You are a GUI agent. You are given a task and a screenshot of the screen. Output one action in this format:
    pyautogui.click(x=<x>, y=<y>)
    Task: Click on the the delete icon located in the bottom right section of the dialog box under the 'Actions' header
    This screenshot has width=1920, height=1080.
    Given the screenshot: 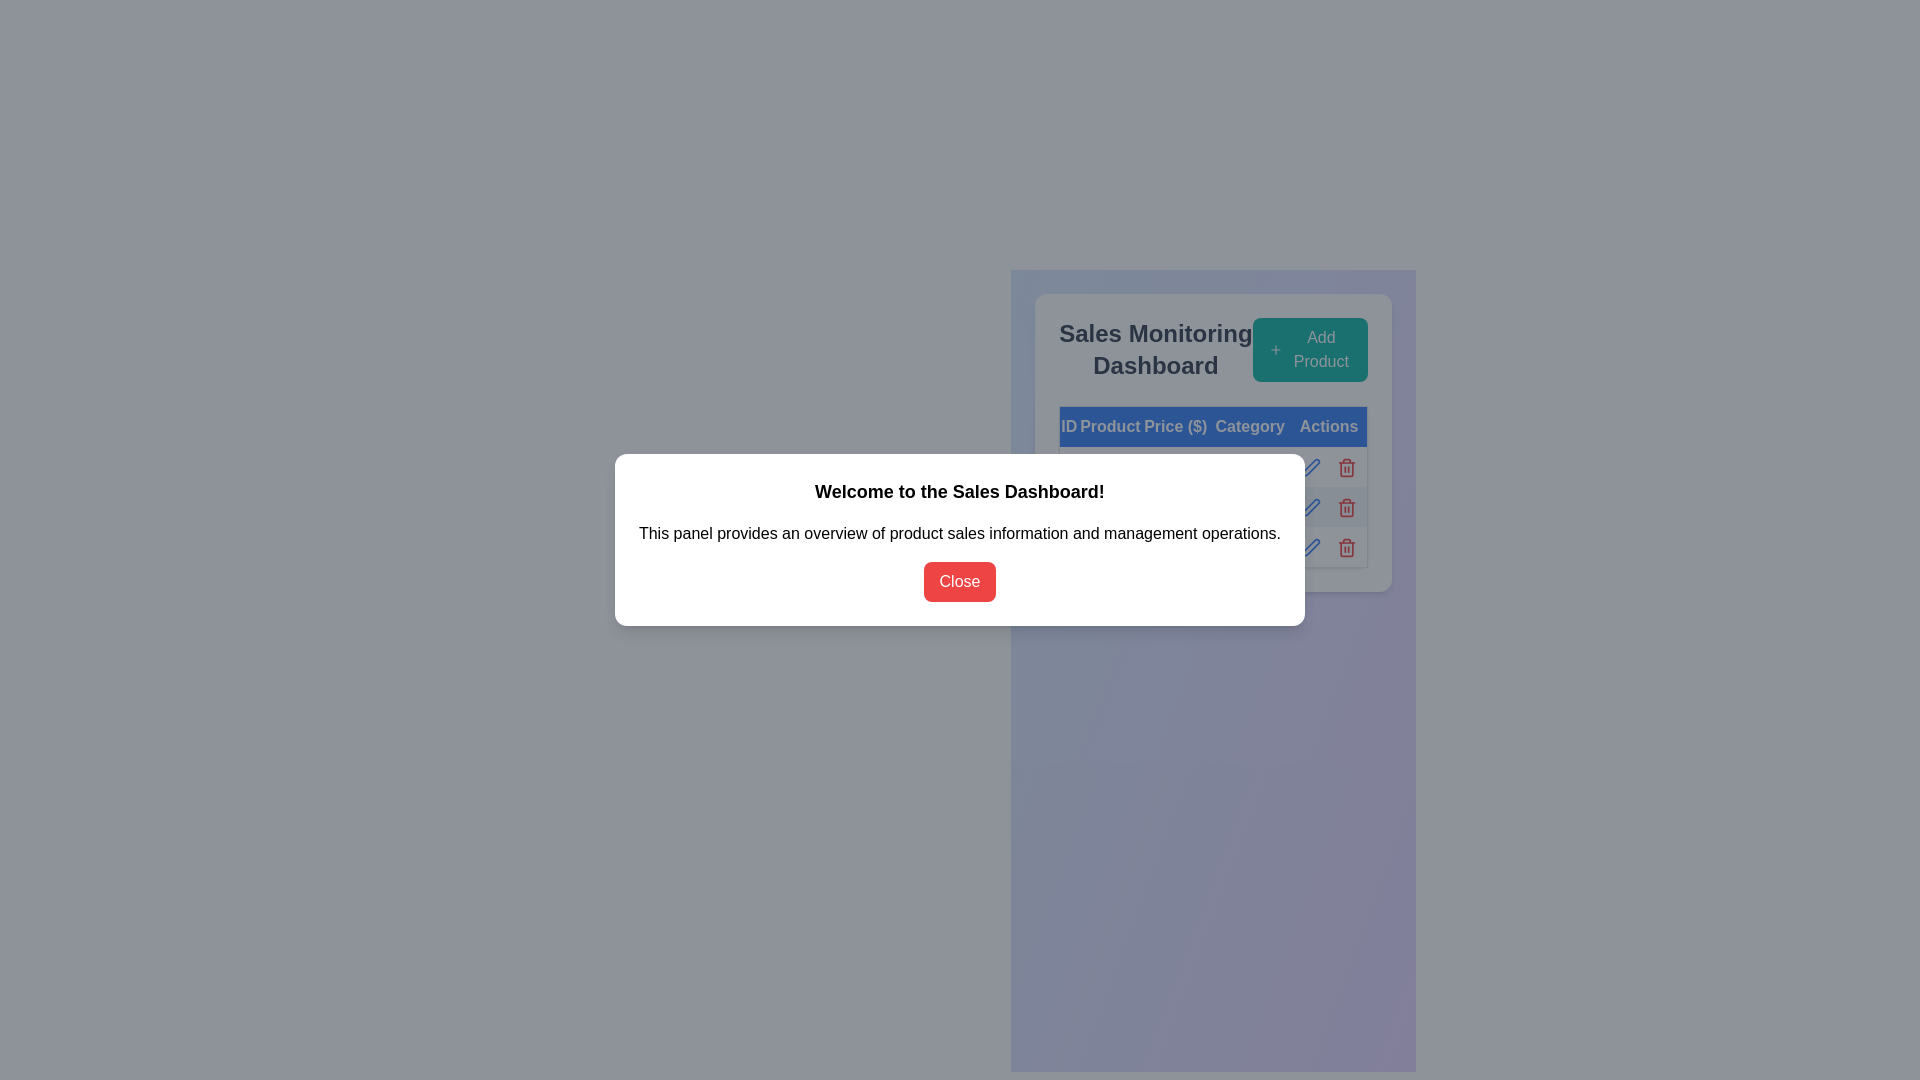 What is the action you would take?
    pyautogui.click(x=1347, y=466)
    